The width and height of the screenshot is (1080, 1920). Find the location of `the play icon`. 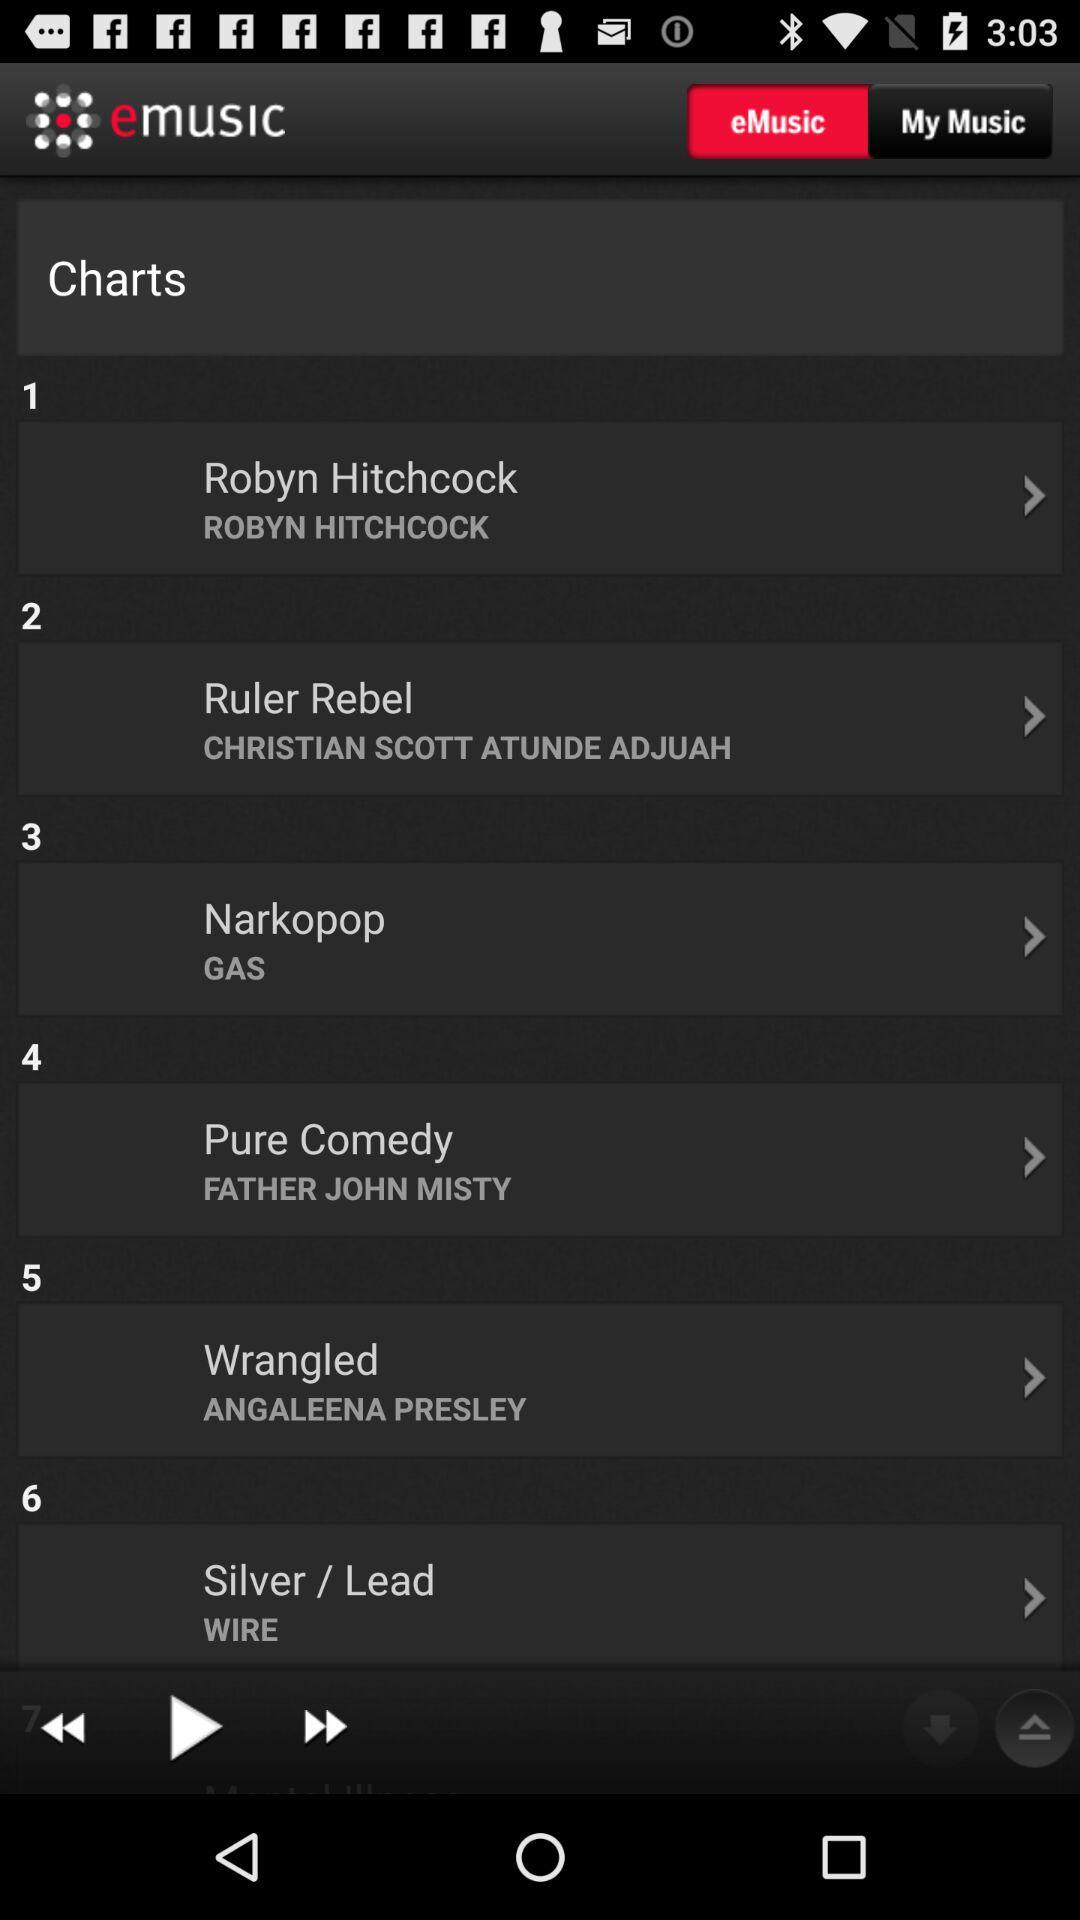

the play icon is located at coordinates (194, 1849).